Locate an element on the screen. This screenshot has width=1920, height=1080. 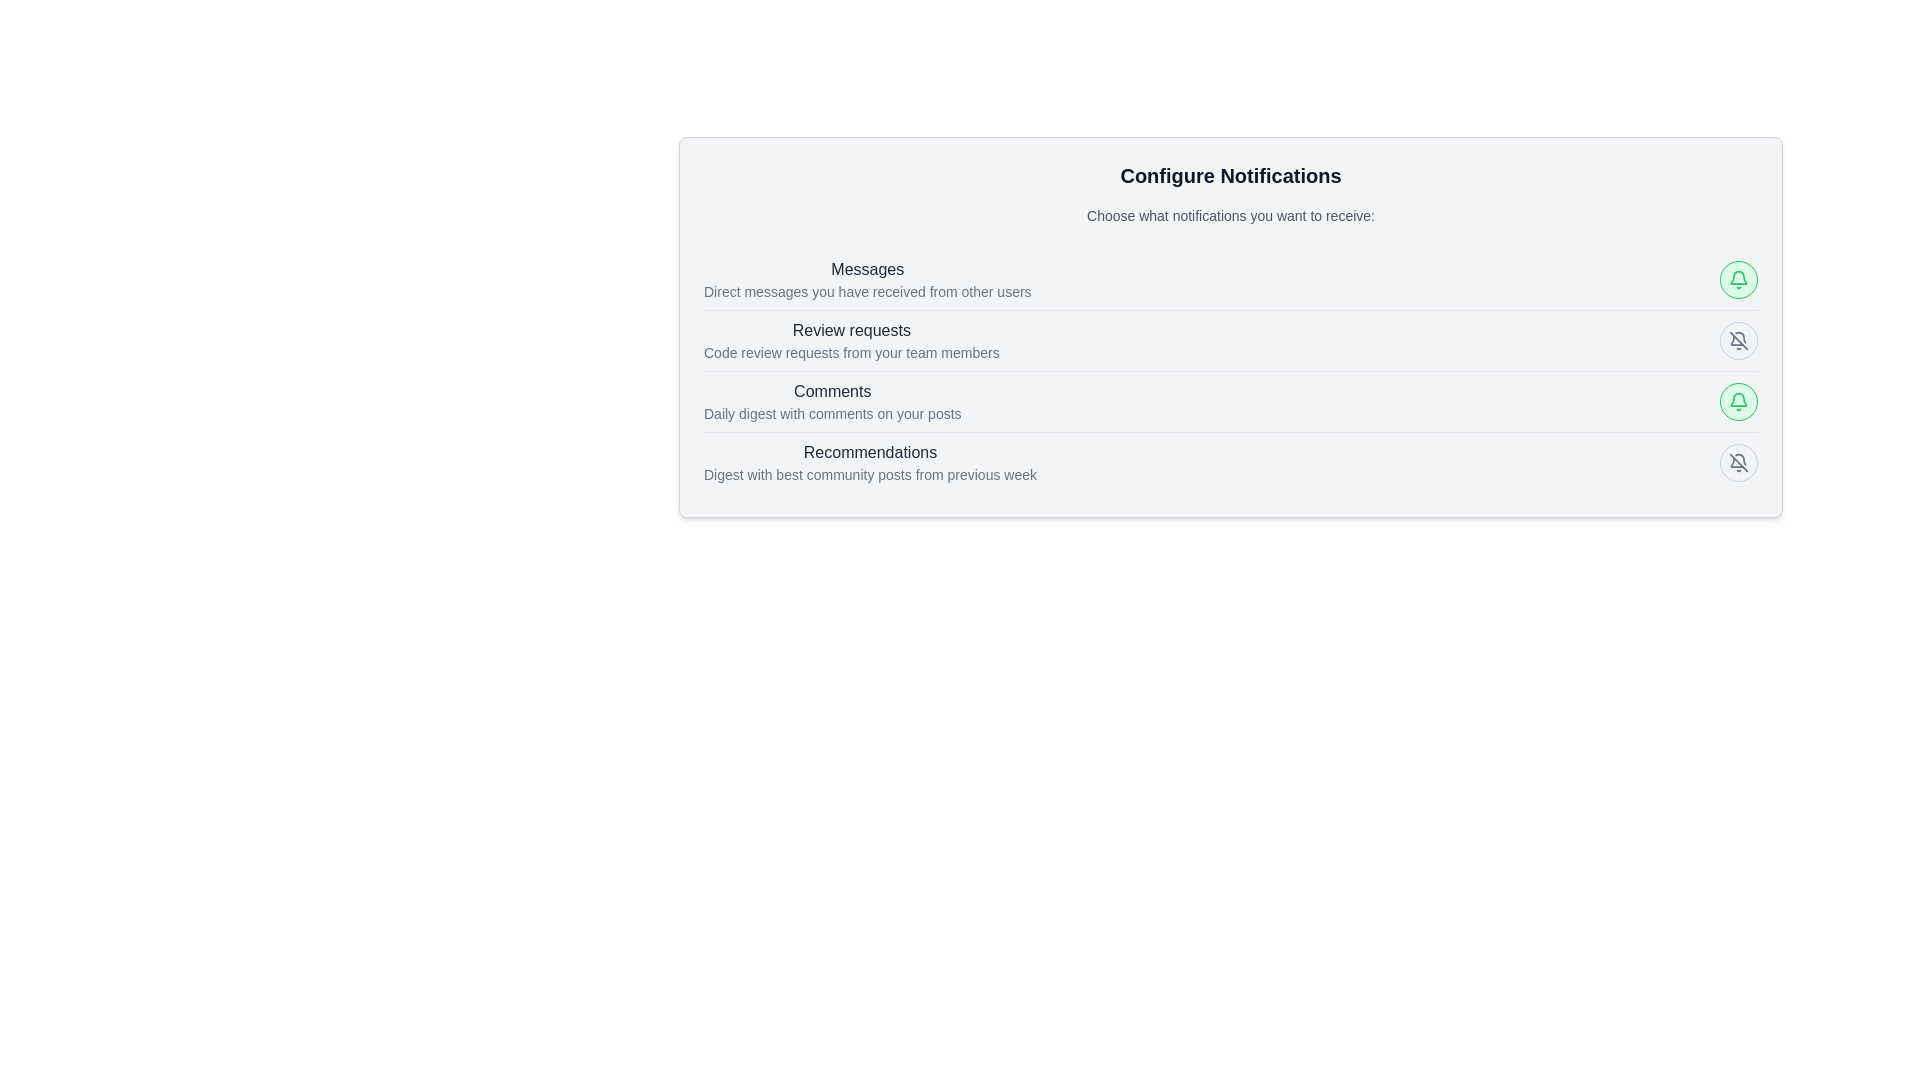
the circular button with a green border and a bell icon located in the 'Messages' section is located at coordinates (1737, 280).